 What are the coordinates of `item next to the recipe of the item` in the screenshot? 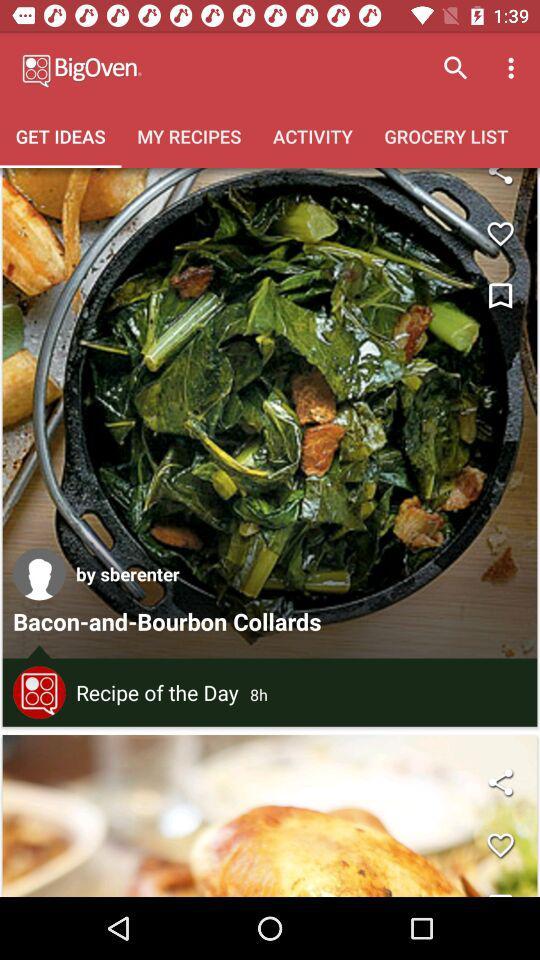 It's located at (39, 692).